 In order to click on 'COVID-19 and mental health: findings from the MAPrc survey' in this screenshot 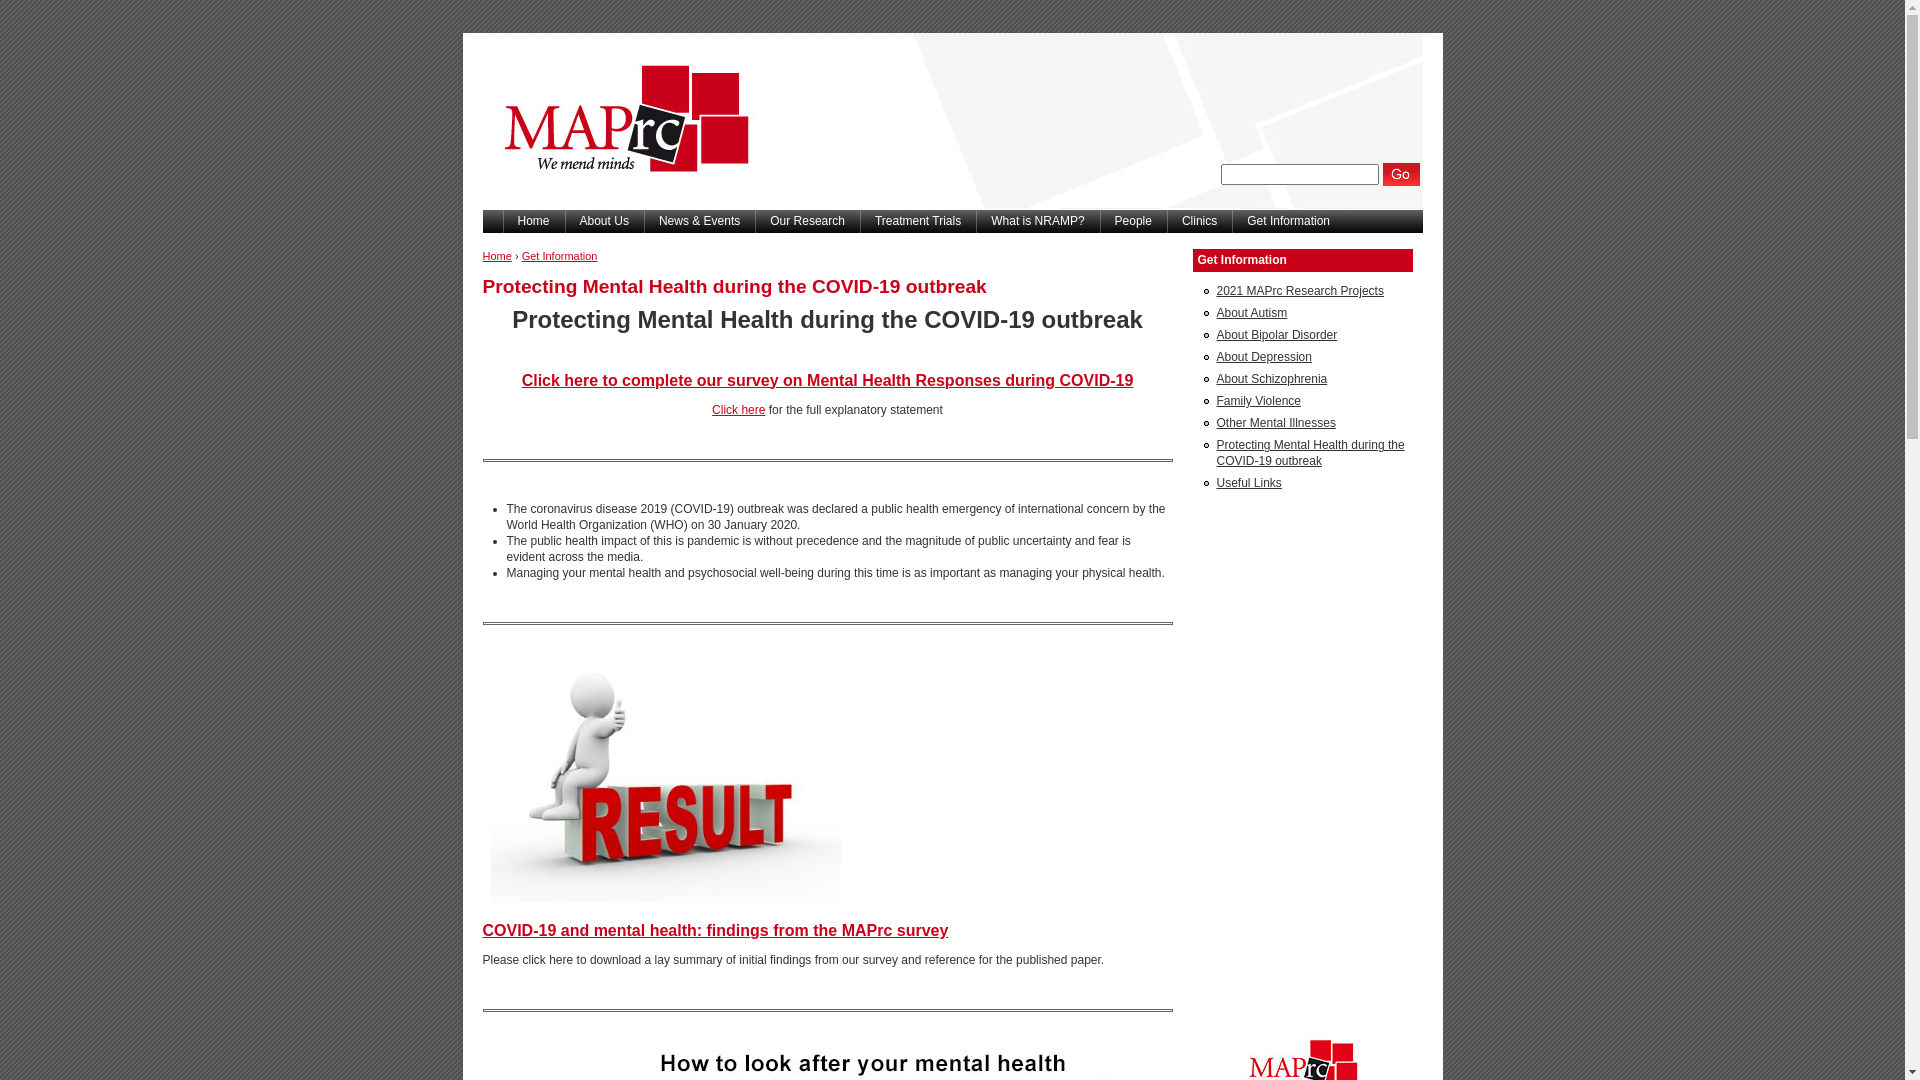, I will do `click(715, 930)`.